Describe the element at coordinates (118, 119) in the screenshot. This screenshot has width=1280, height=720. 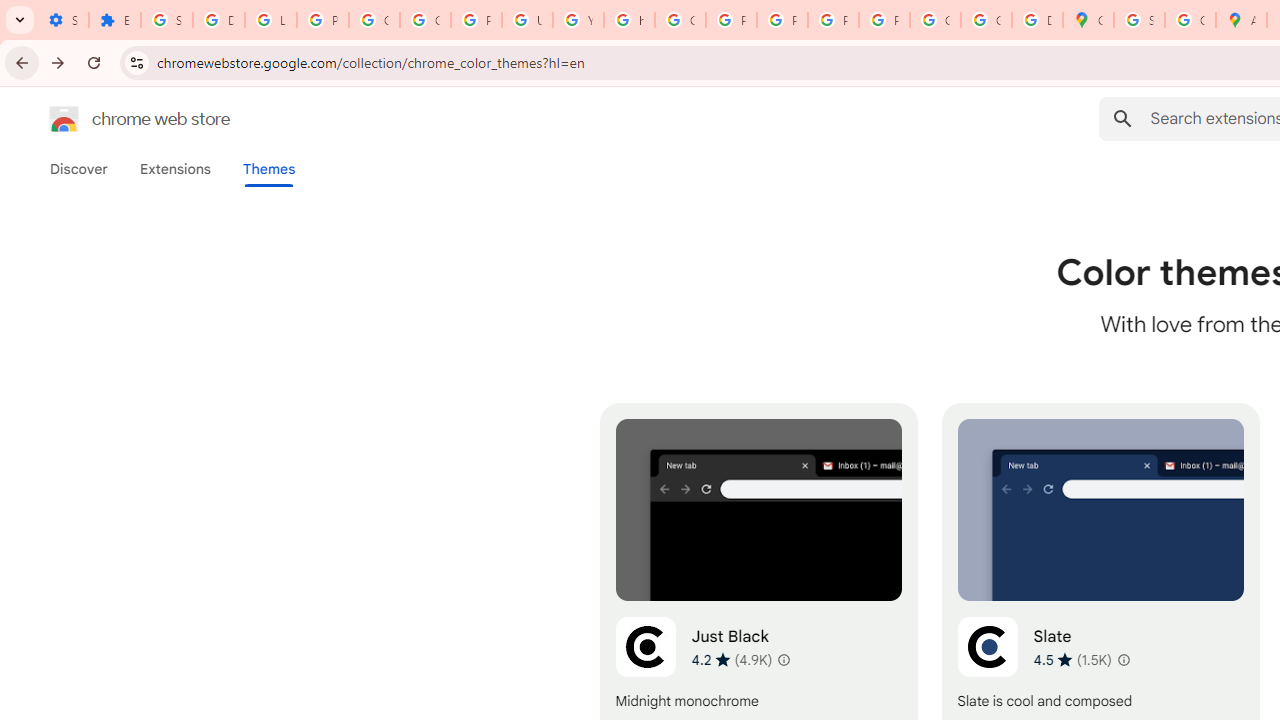
I see `'Chrome Web Store logo chrome web store'` at that location.